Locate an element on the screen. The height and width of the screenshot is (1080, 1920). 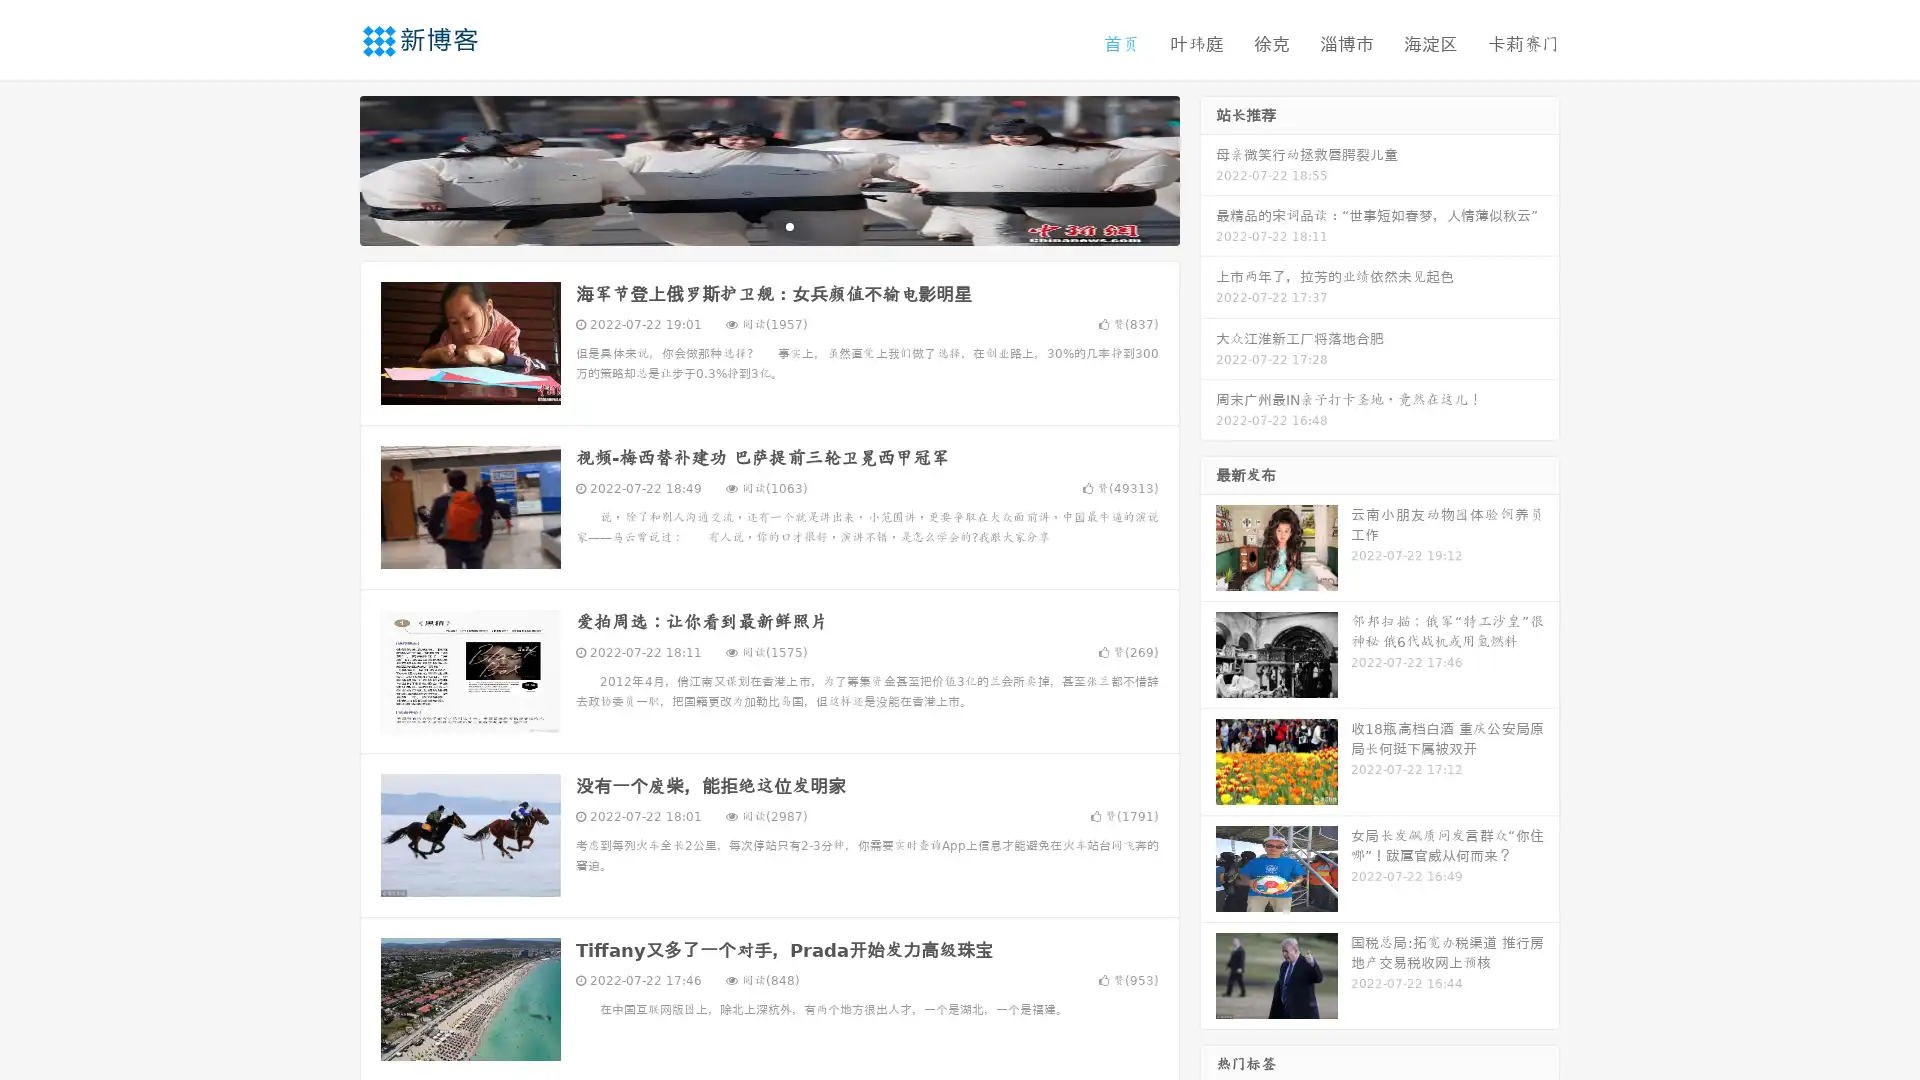
Previous slide is located at coordinates (330, 168).